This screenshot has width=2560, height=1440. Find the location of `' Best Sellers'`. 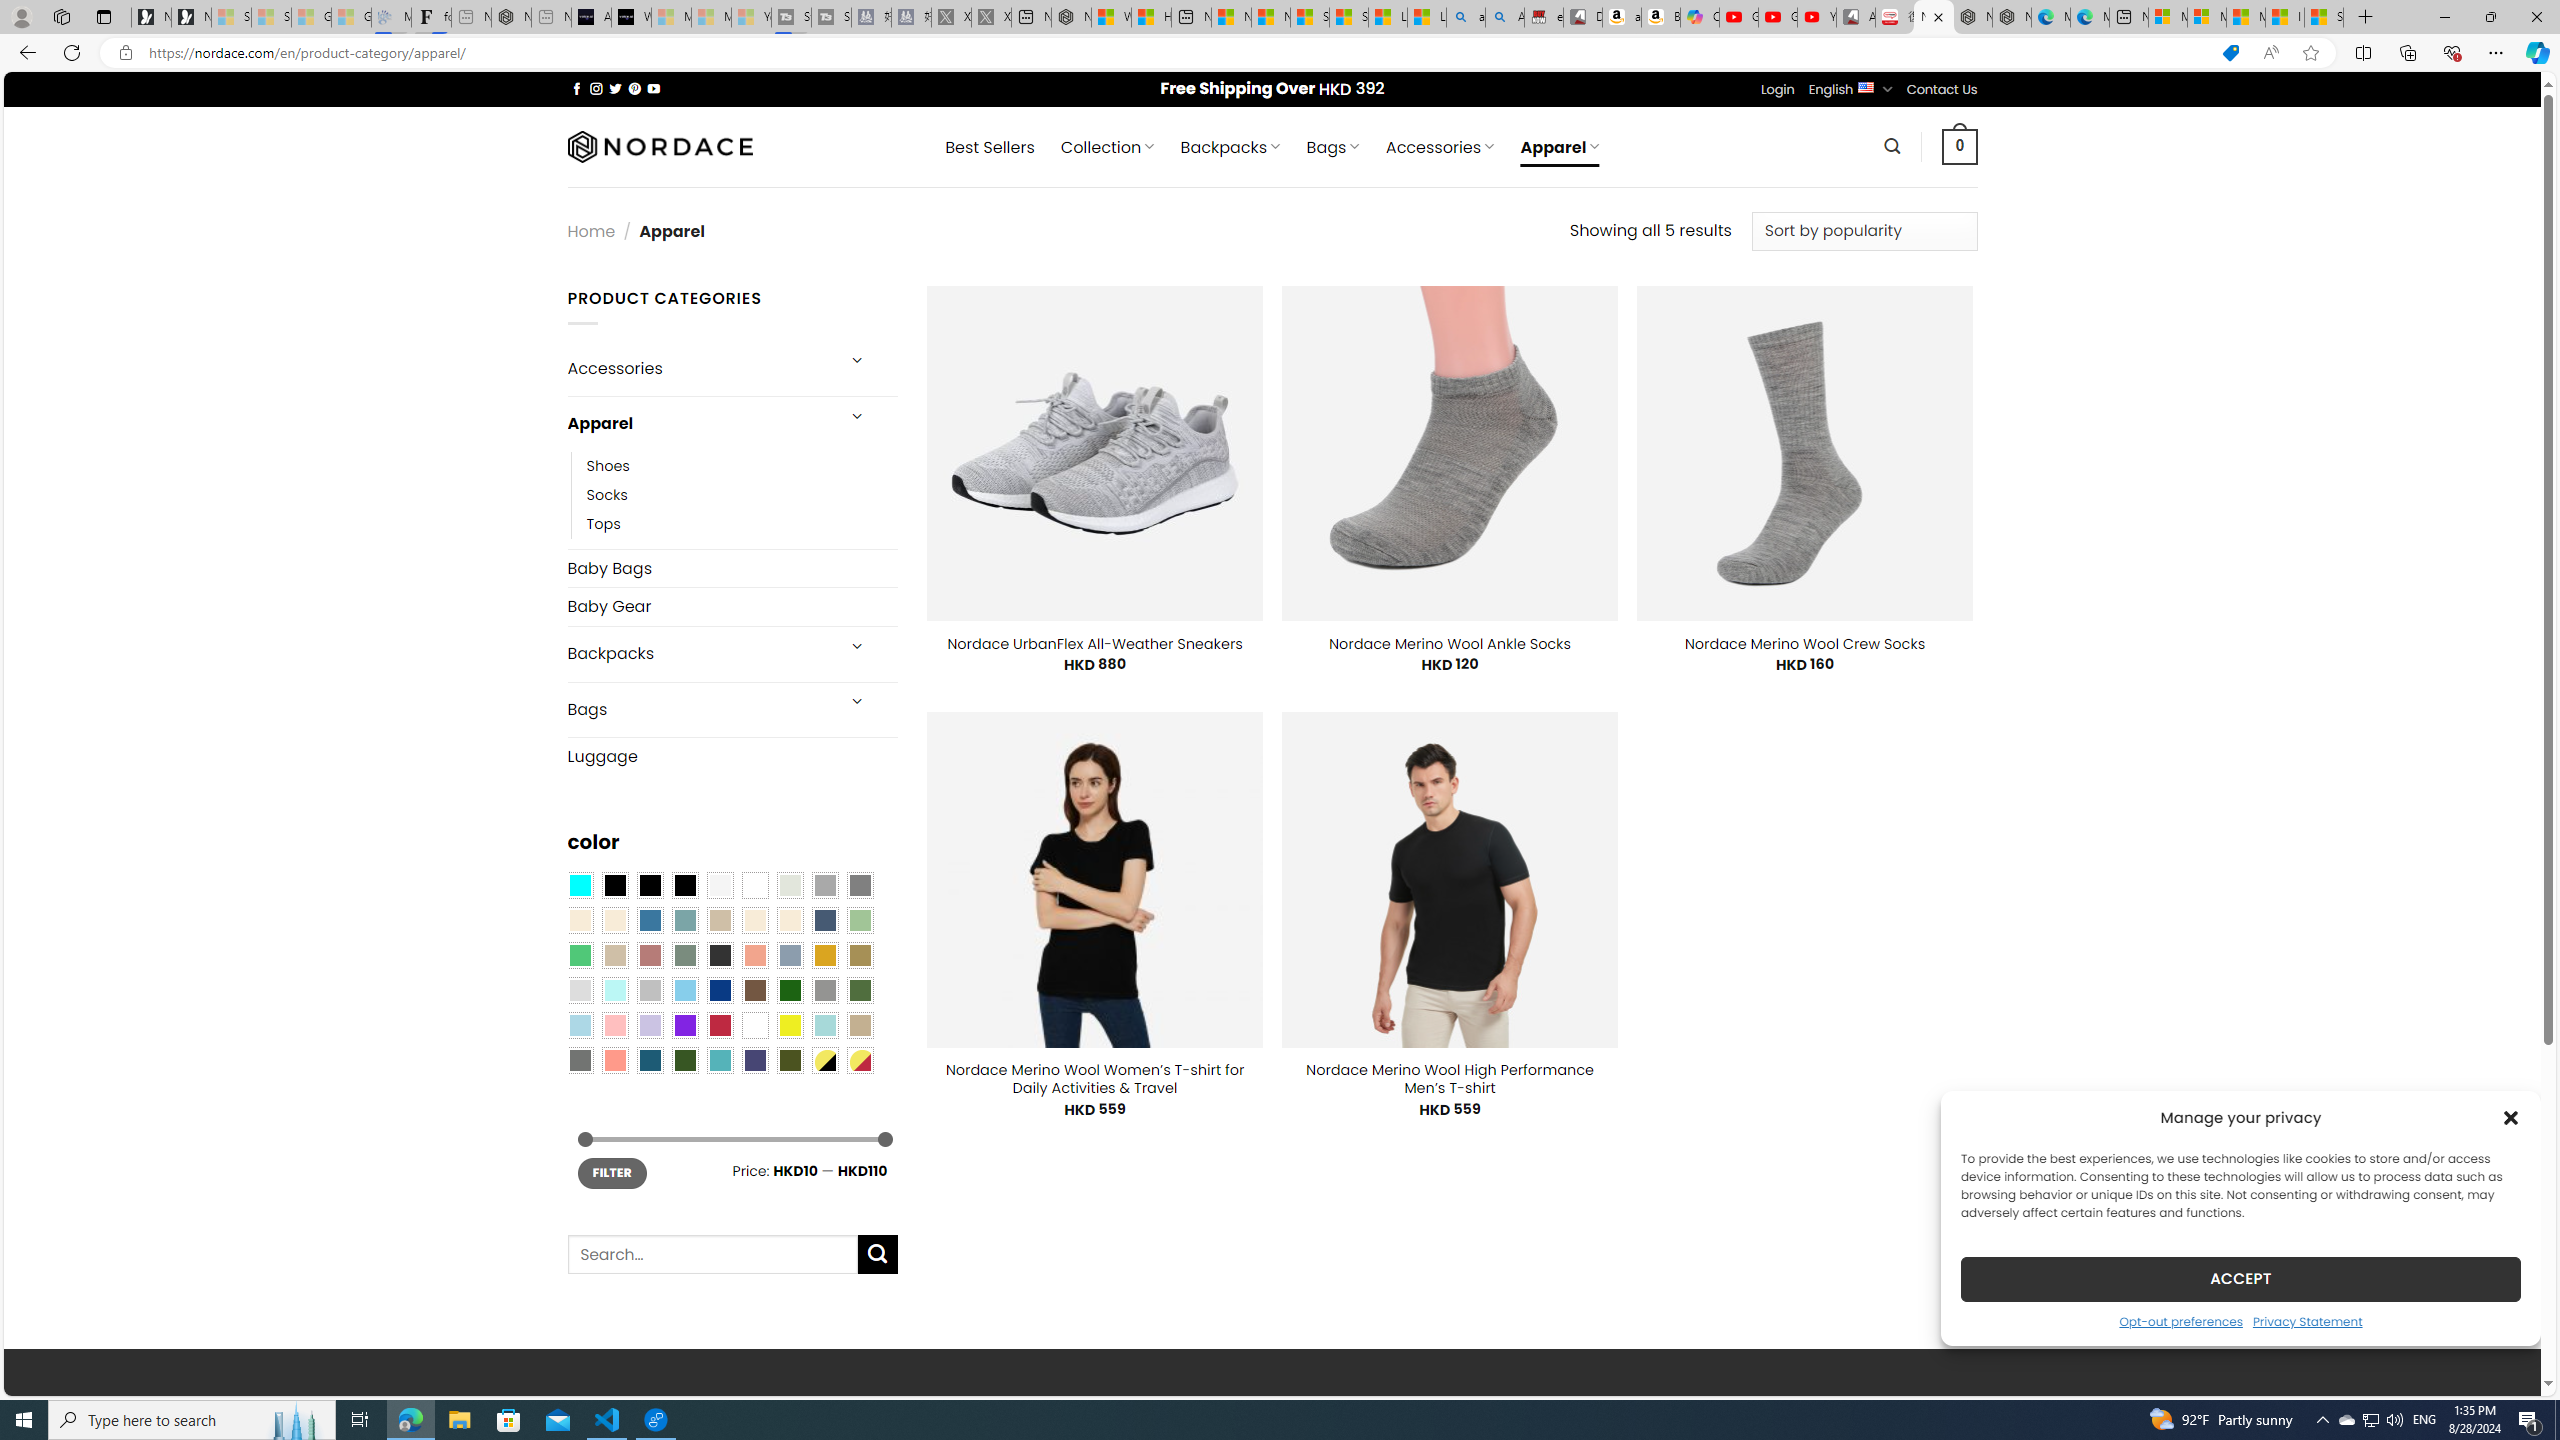

' Best Sellers' is located at coordinates (988, 146).